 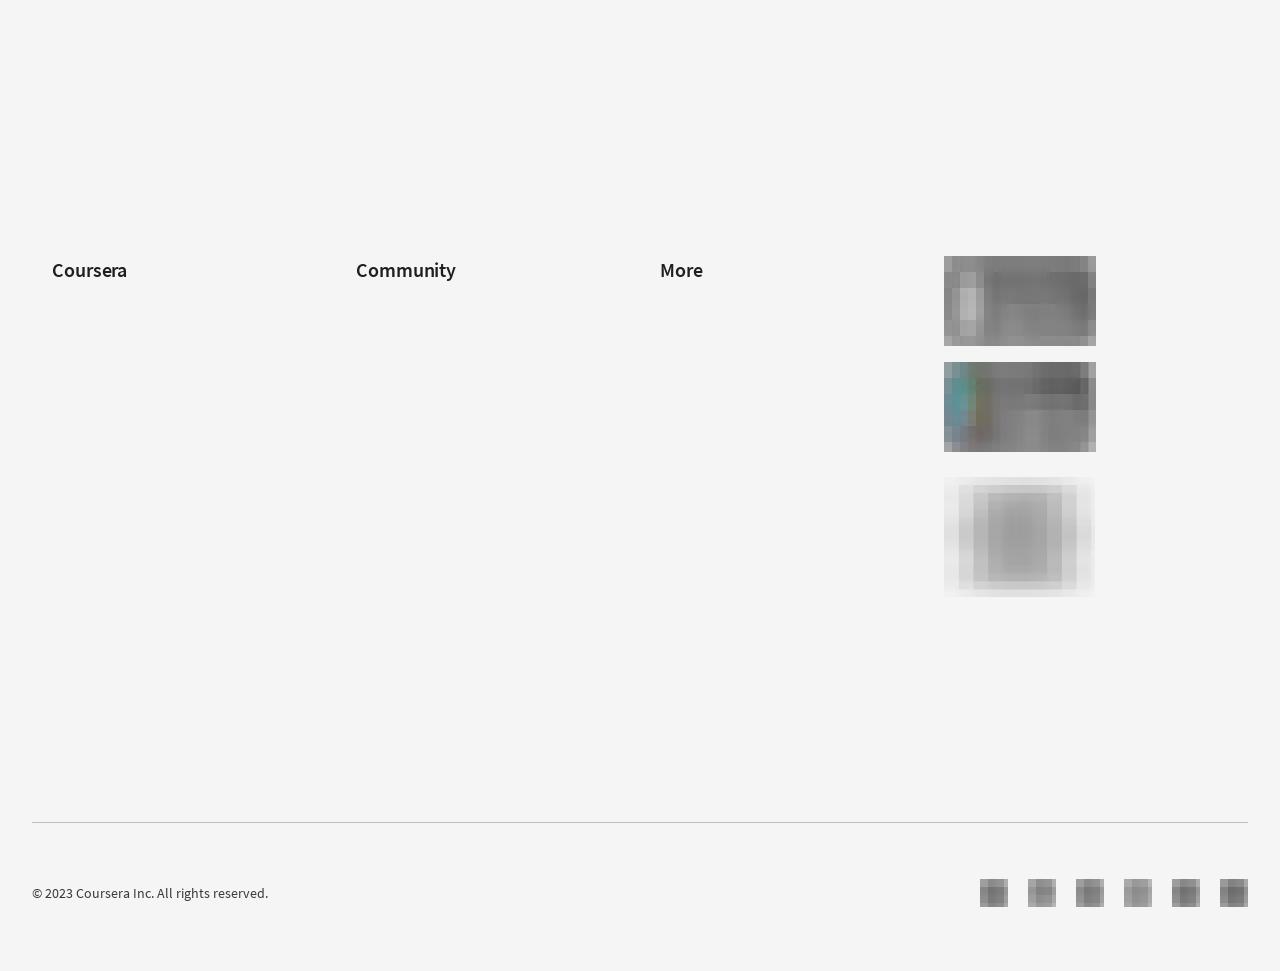 What do you see at coordinates (381, 303) in the screenshot?
I see `'Learners'` at bounding box center [381, 303].